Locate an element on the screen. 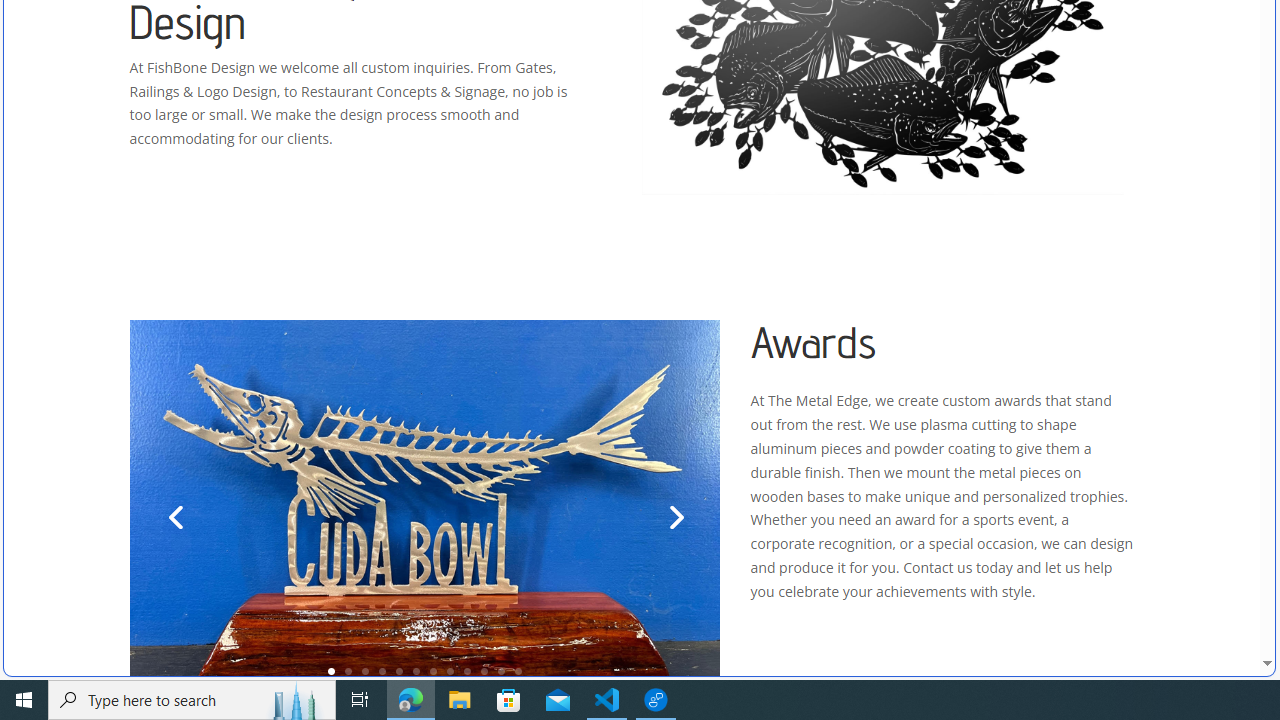 The width and height of the screenshot is (1280, 720). '8' is located at coordinates (449, 671).